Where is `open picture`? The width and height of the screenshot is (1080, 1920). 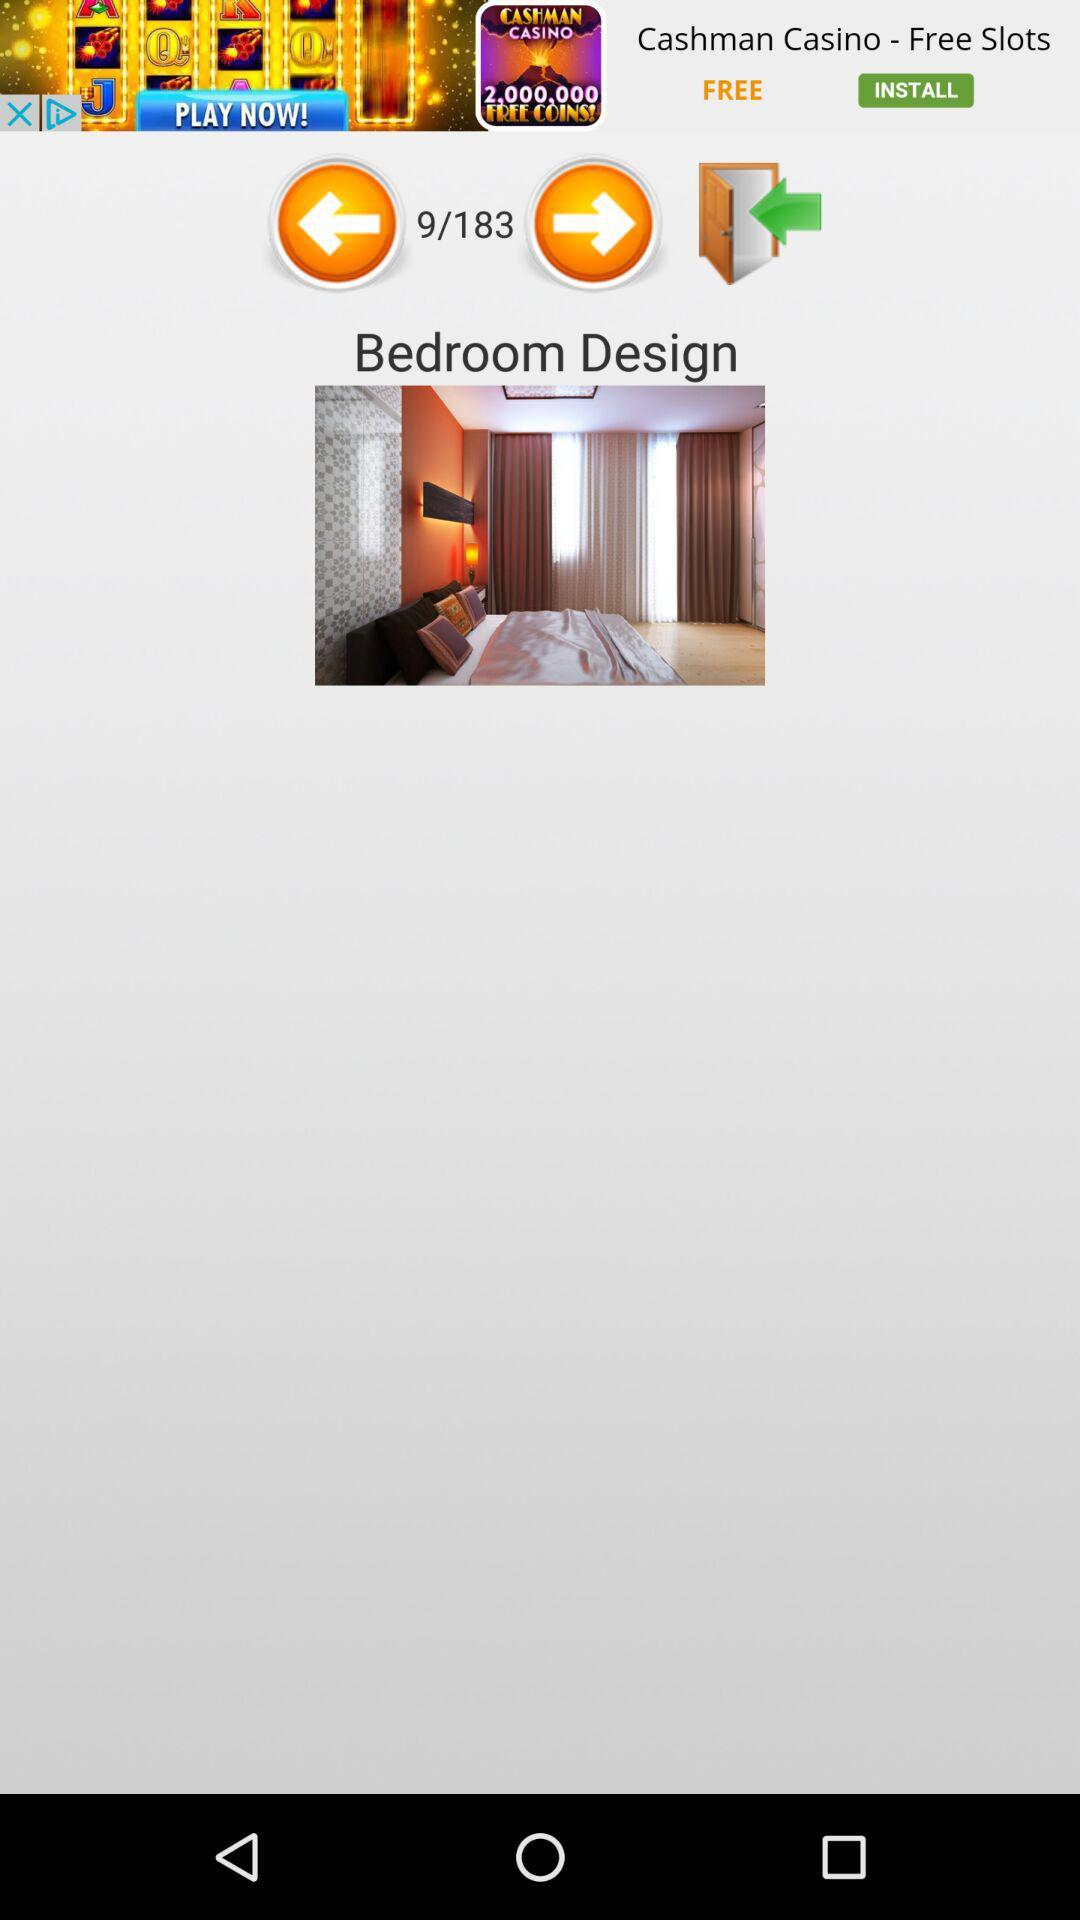
open picture is located at coordinates (760, 223).